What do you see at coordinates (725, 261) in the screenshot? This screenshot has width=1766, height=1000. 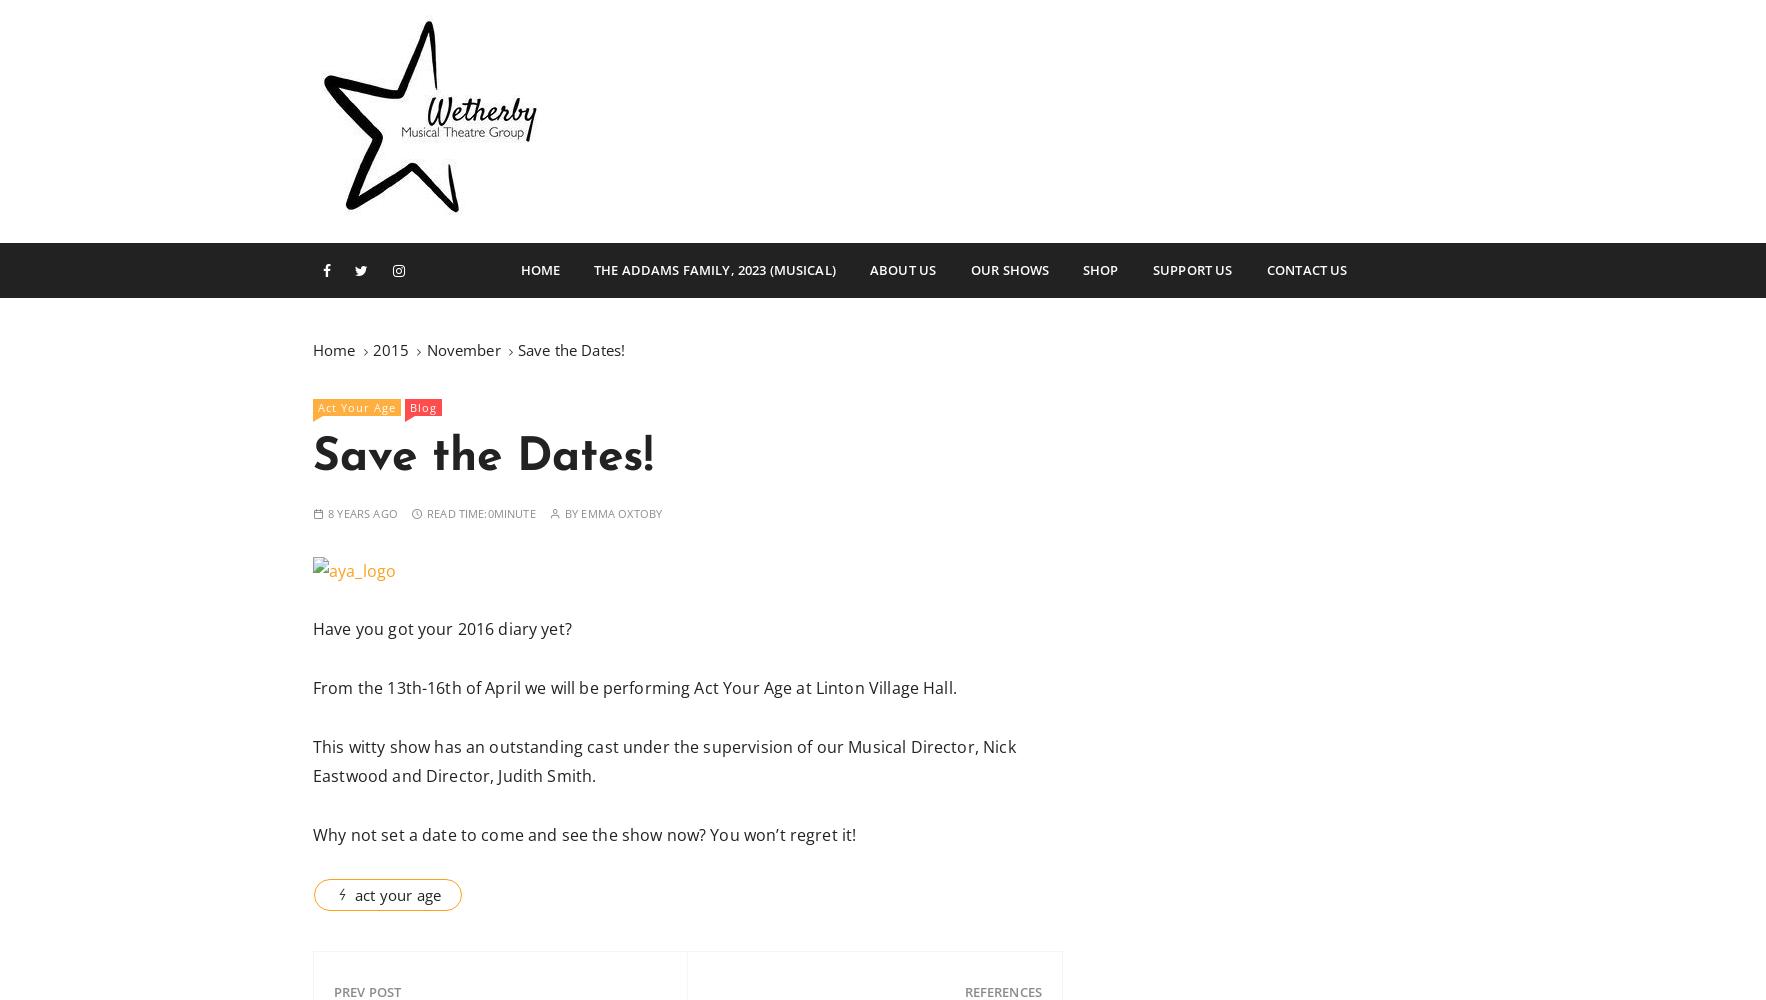 I see `'Wetherby Musical Theatre Group'` at bounding box center [725, 261].